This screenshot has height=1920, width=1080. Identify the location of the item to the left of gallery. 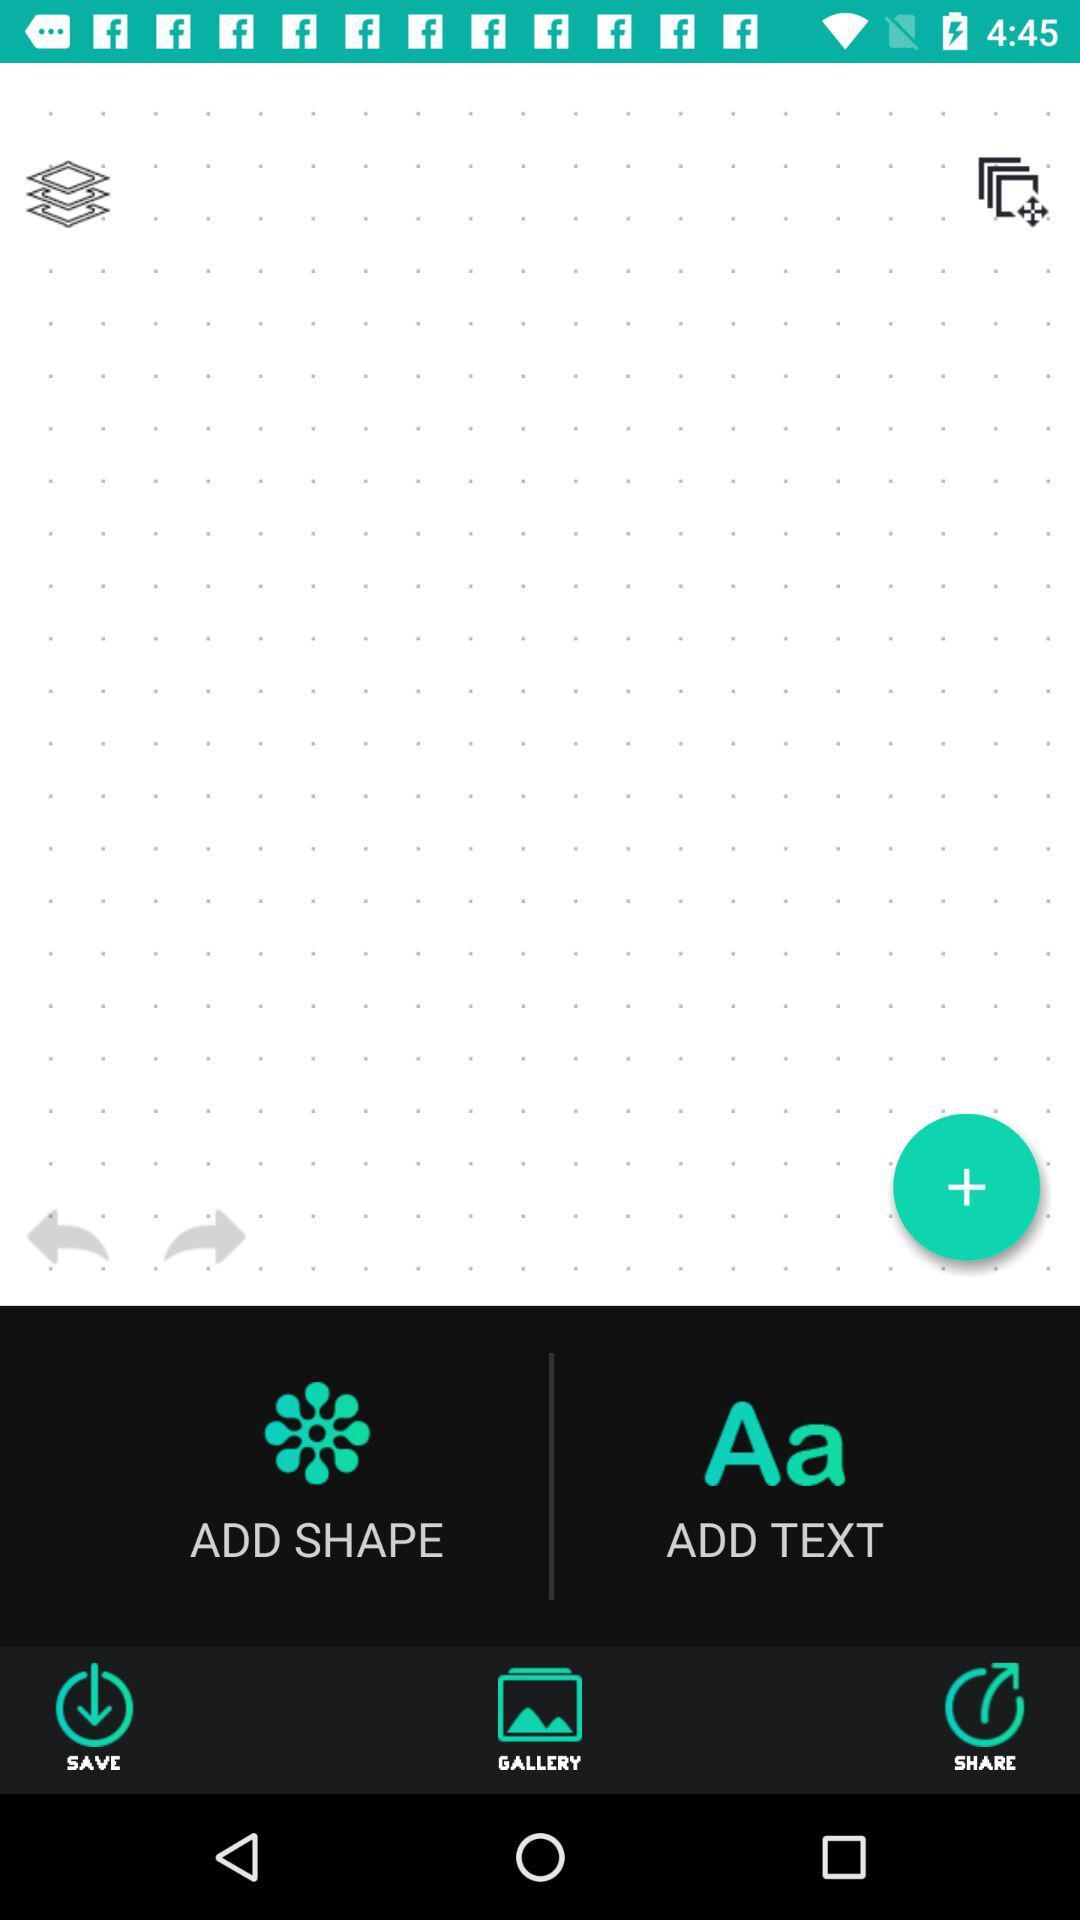
(94, 1719).